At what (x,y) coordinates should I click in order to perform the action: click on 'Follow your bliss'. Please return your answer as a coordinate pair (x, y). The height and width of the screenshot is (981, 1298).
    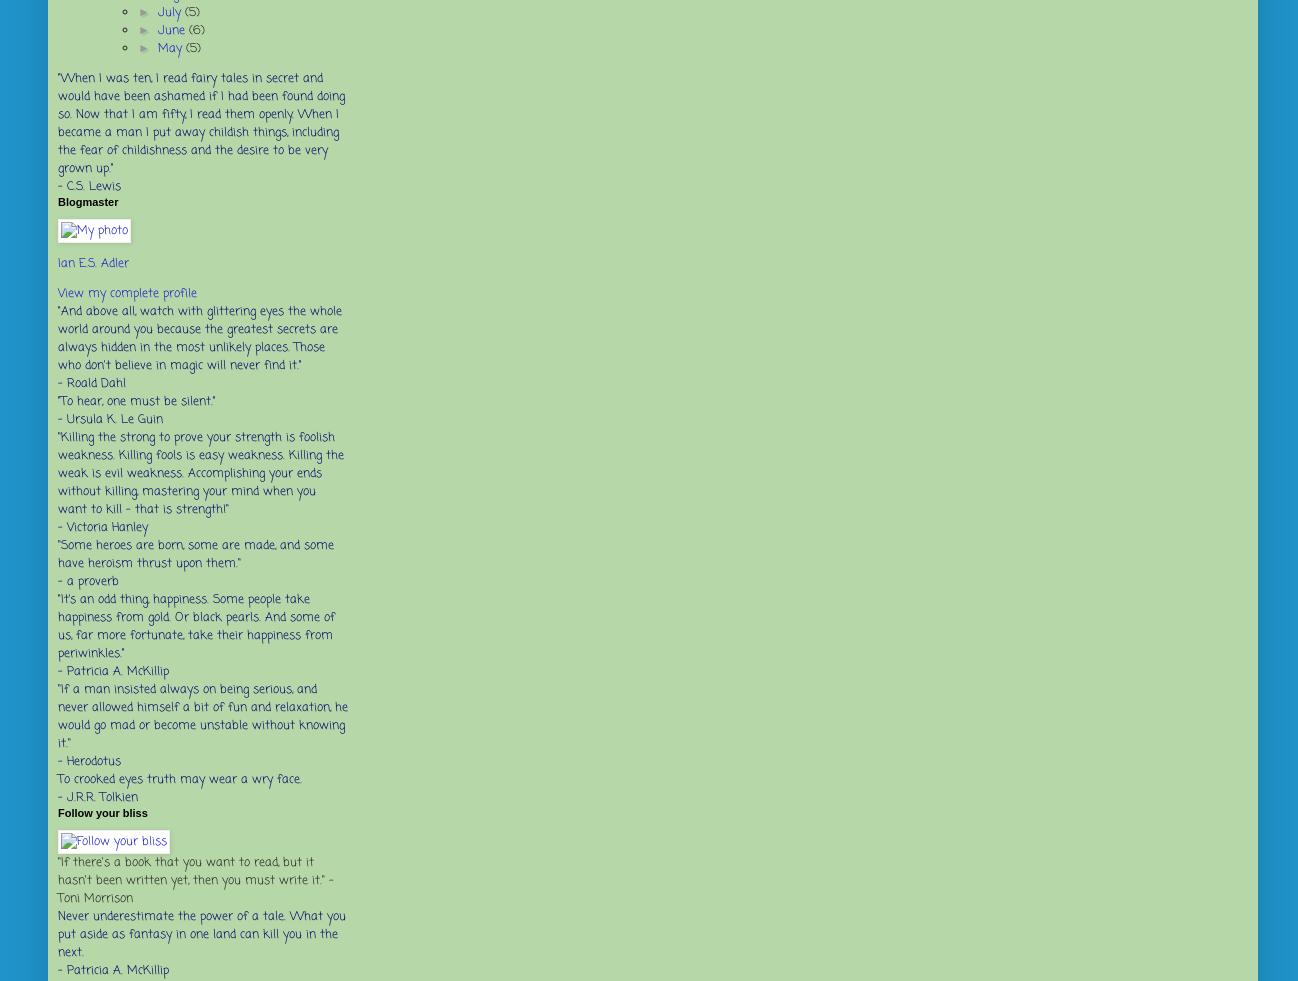
    Looking at the image, I should click on (102, 812).